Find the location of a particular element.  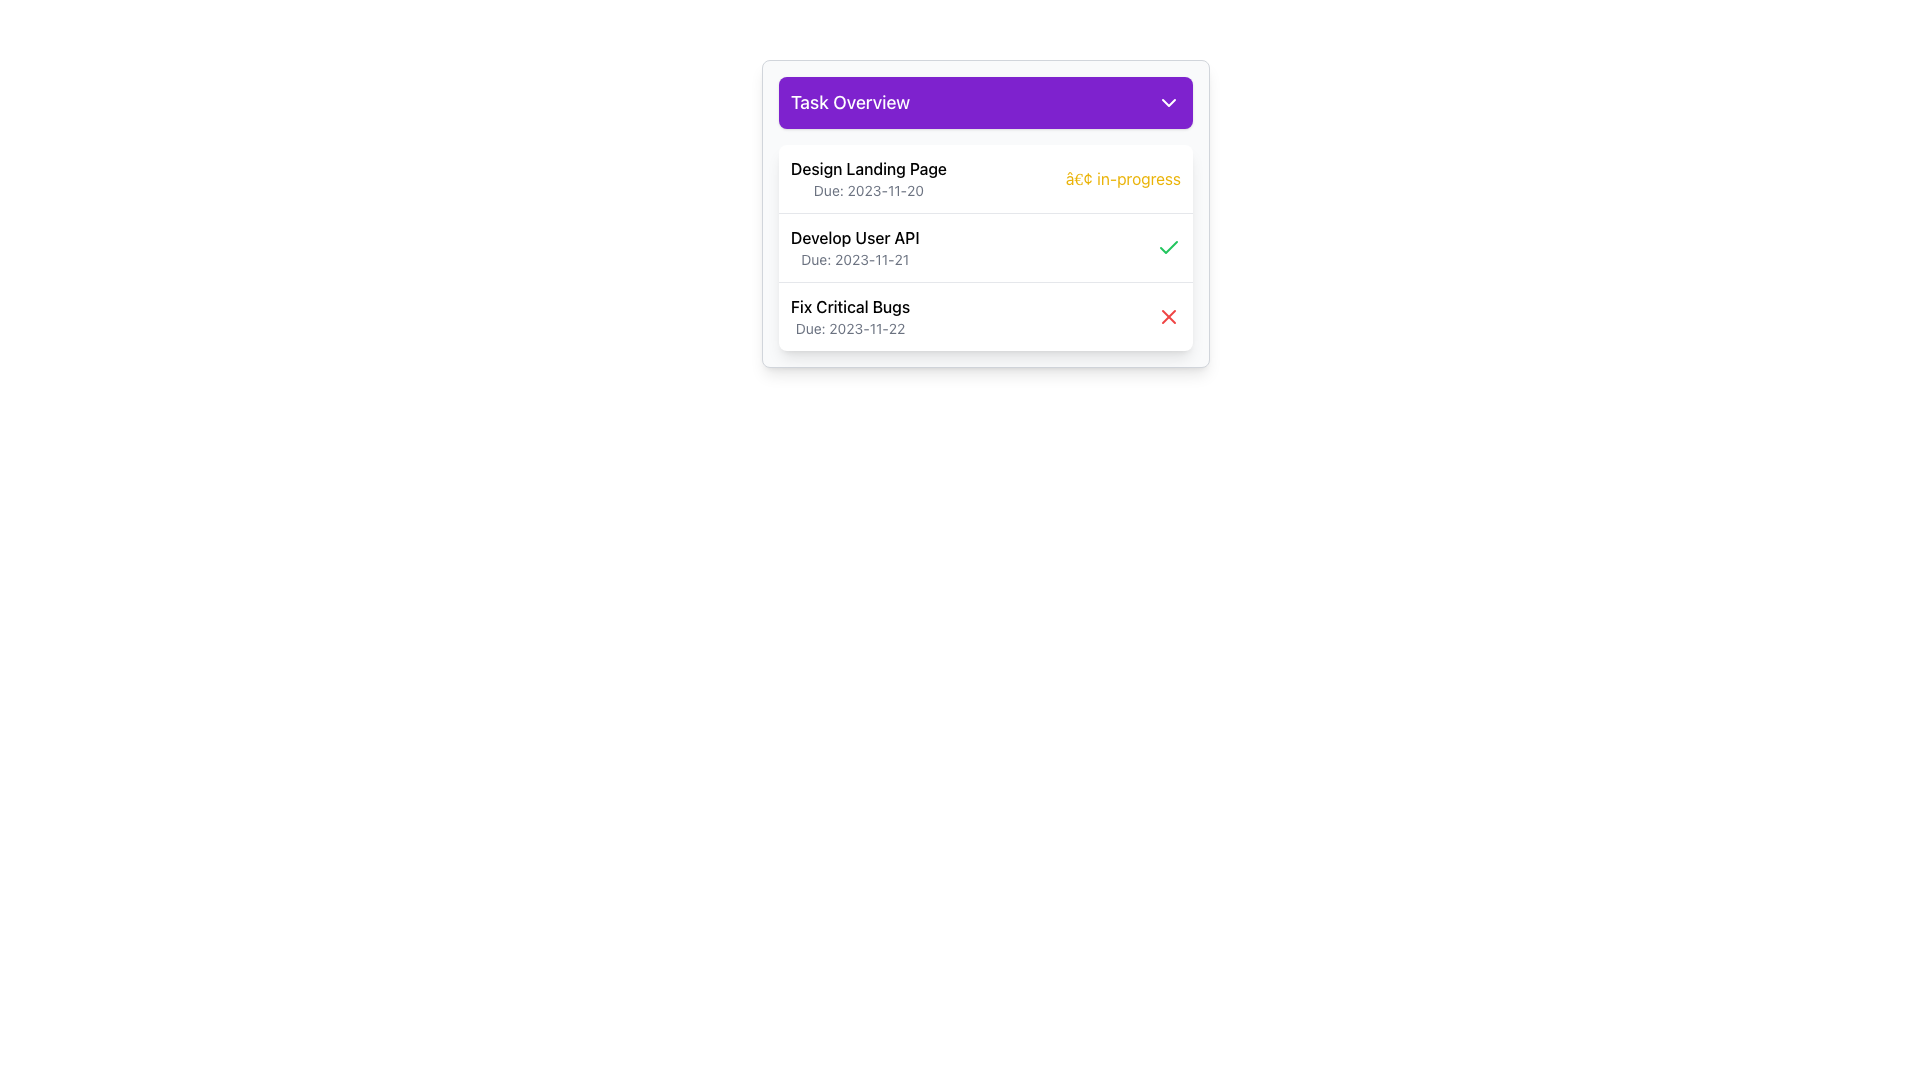

the red close icon shaped like an 'X' located at the far-right of the task list labeled 'Fix Critical Bugs' is located at coordinates (1169, 315).